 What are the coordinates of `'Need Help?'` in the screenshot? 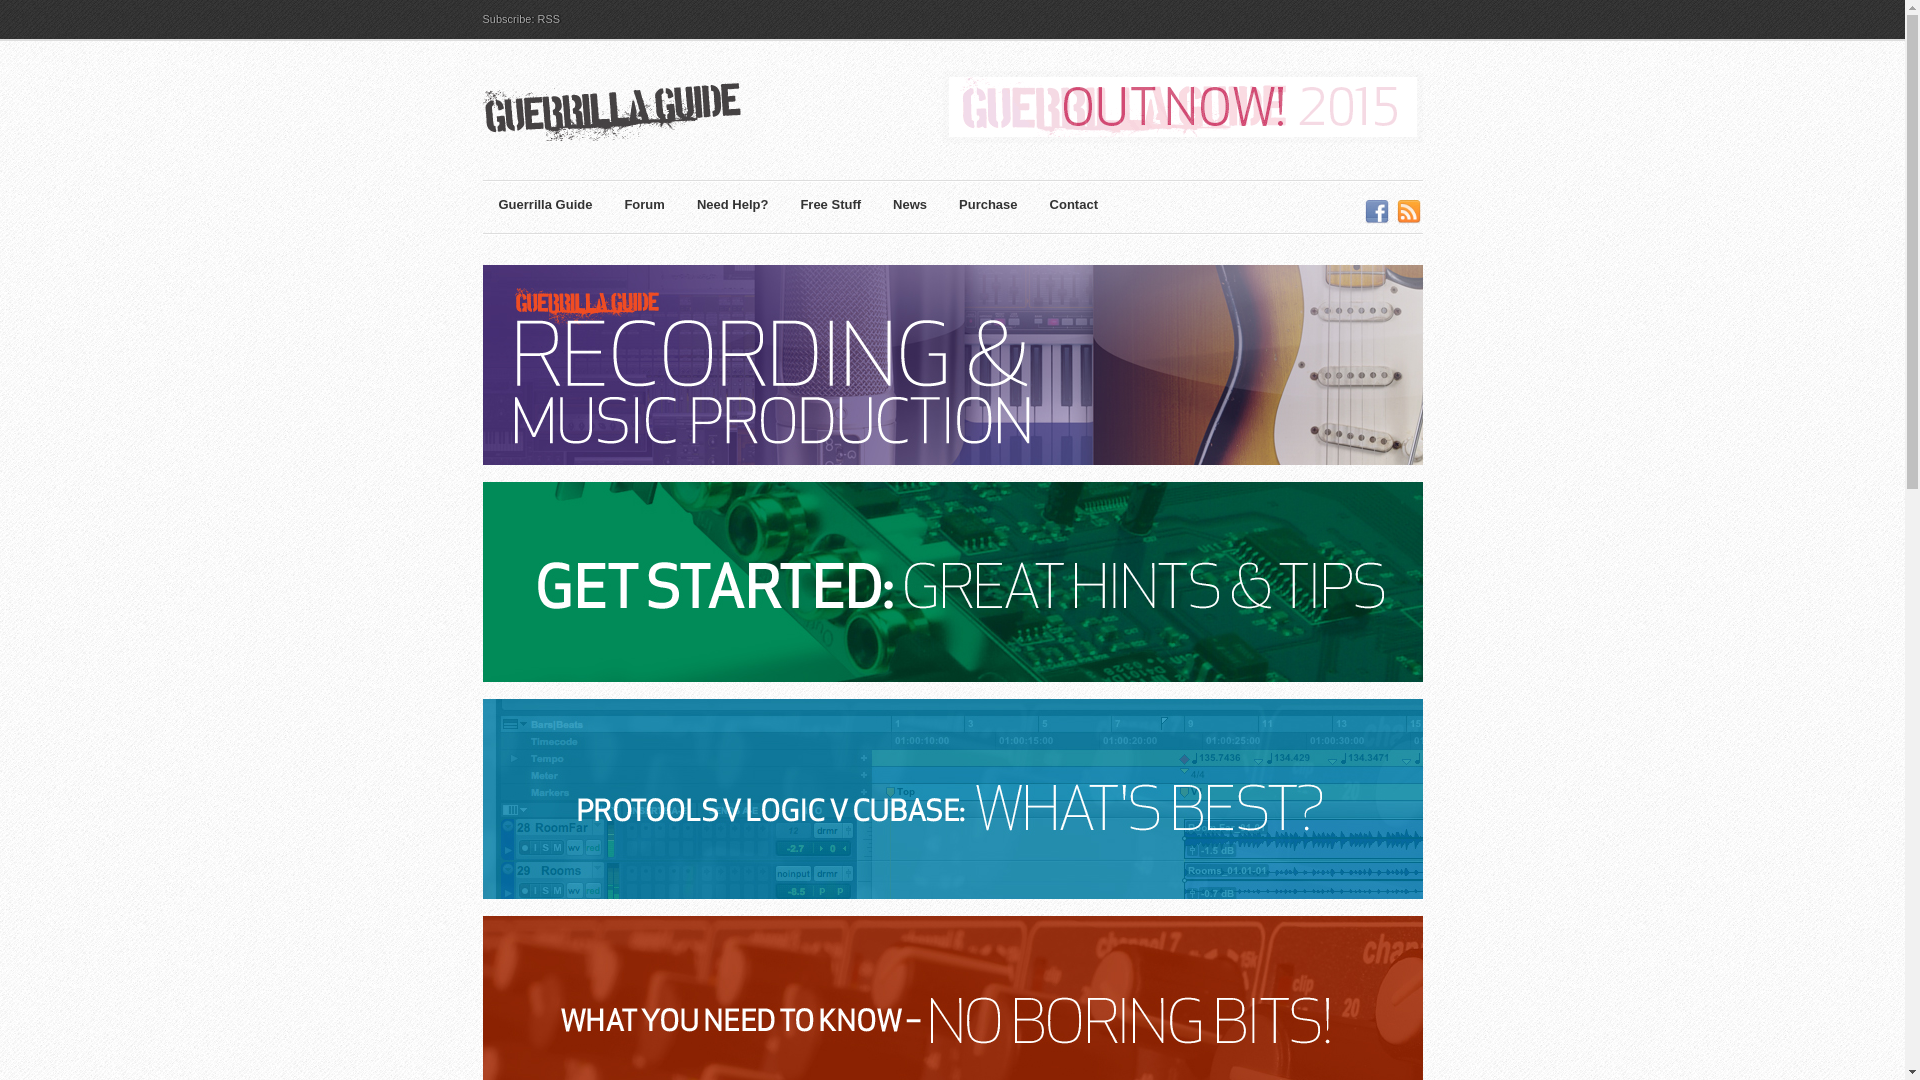 It's located at (732, 207).